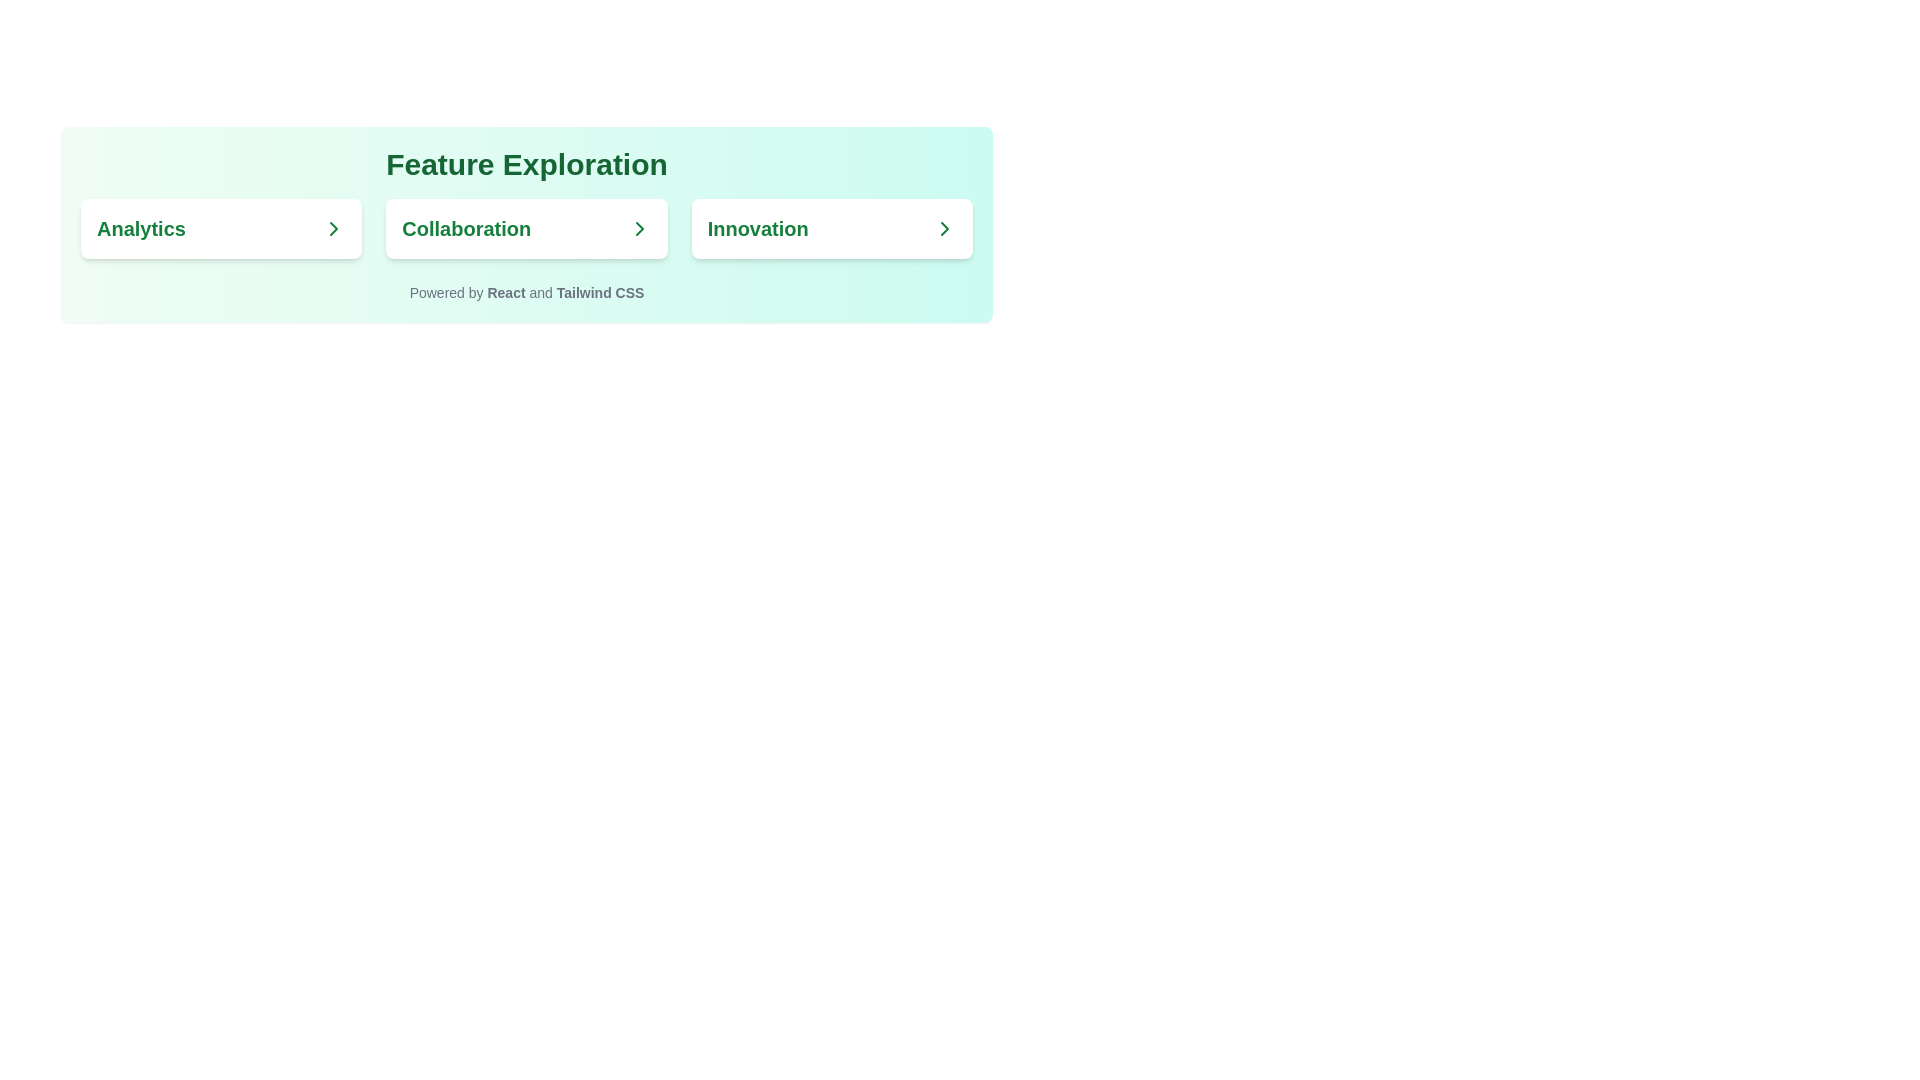 This screenshot has height=1080, width=1920. I want to click on the right-facing green chevron icon located in the 'Analytics' section, so click(334, 227).